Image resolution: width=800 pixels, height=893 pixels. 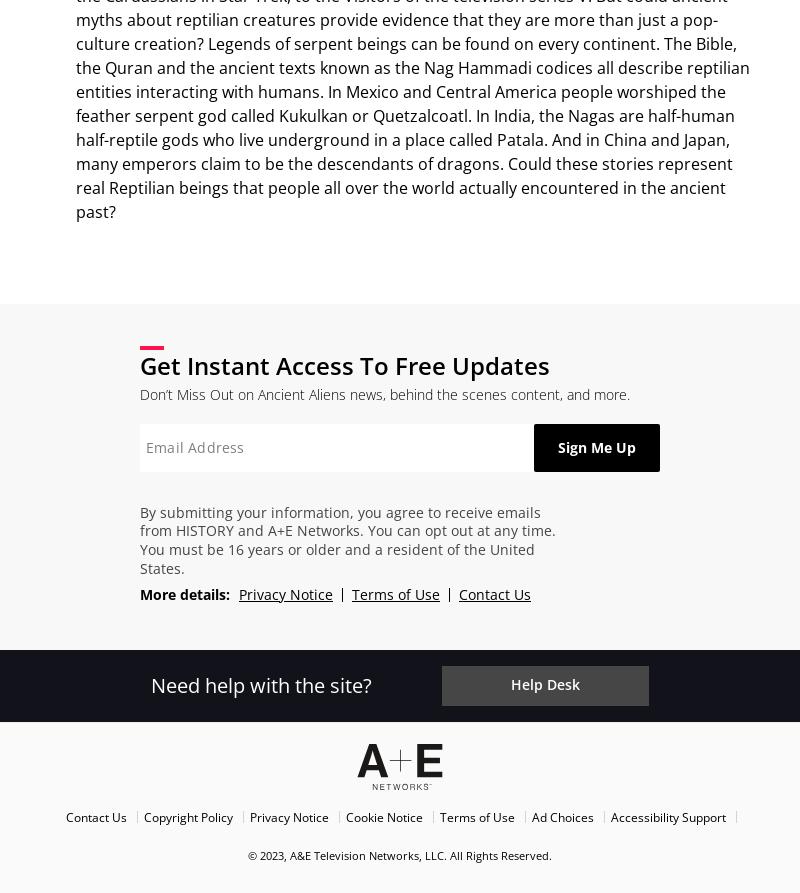 What do you see at coordinates (348, 538) in the screenshot?
I see `'By submitting your information, you agree to receive emails from HISTORY and A+E Networks. You can opt out at any time. You must be 16 years or older and a resident of the United States.'` at bounding box center [348, 538].